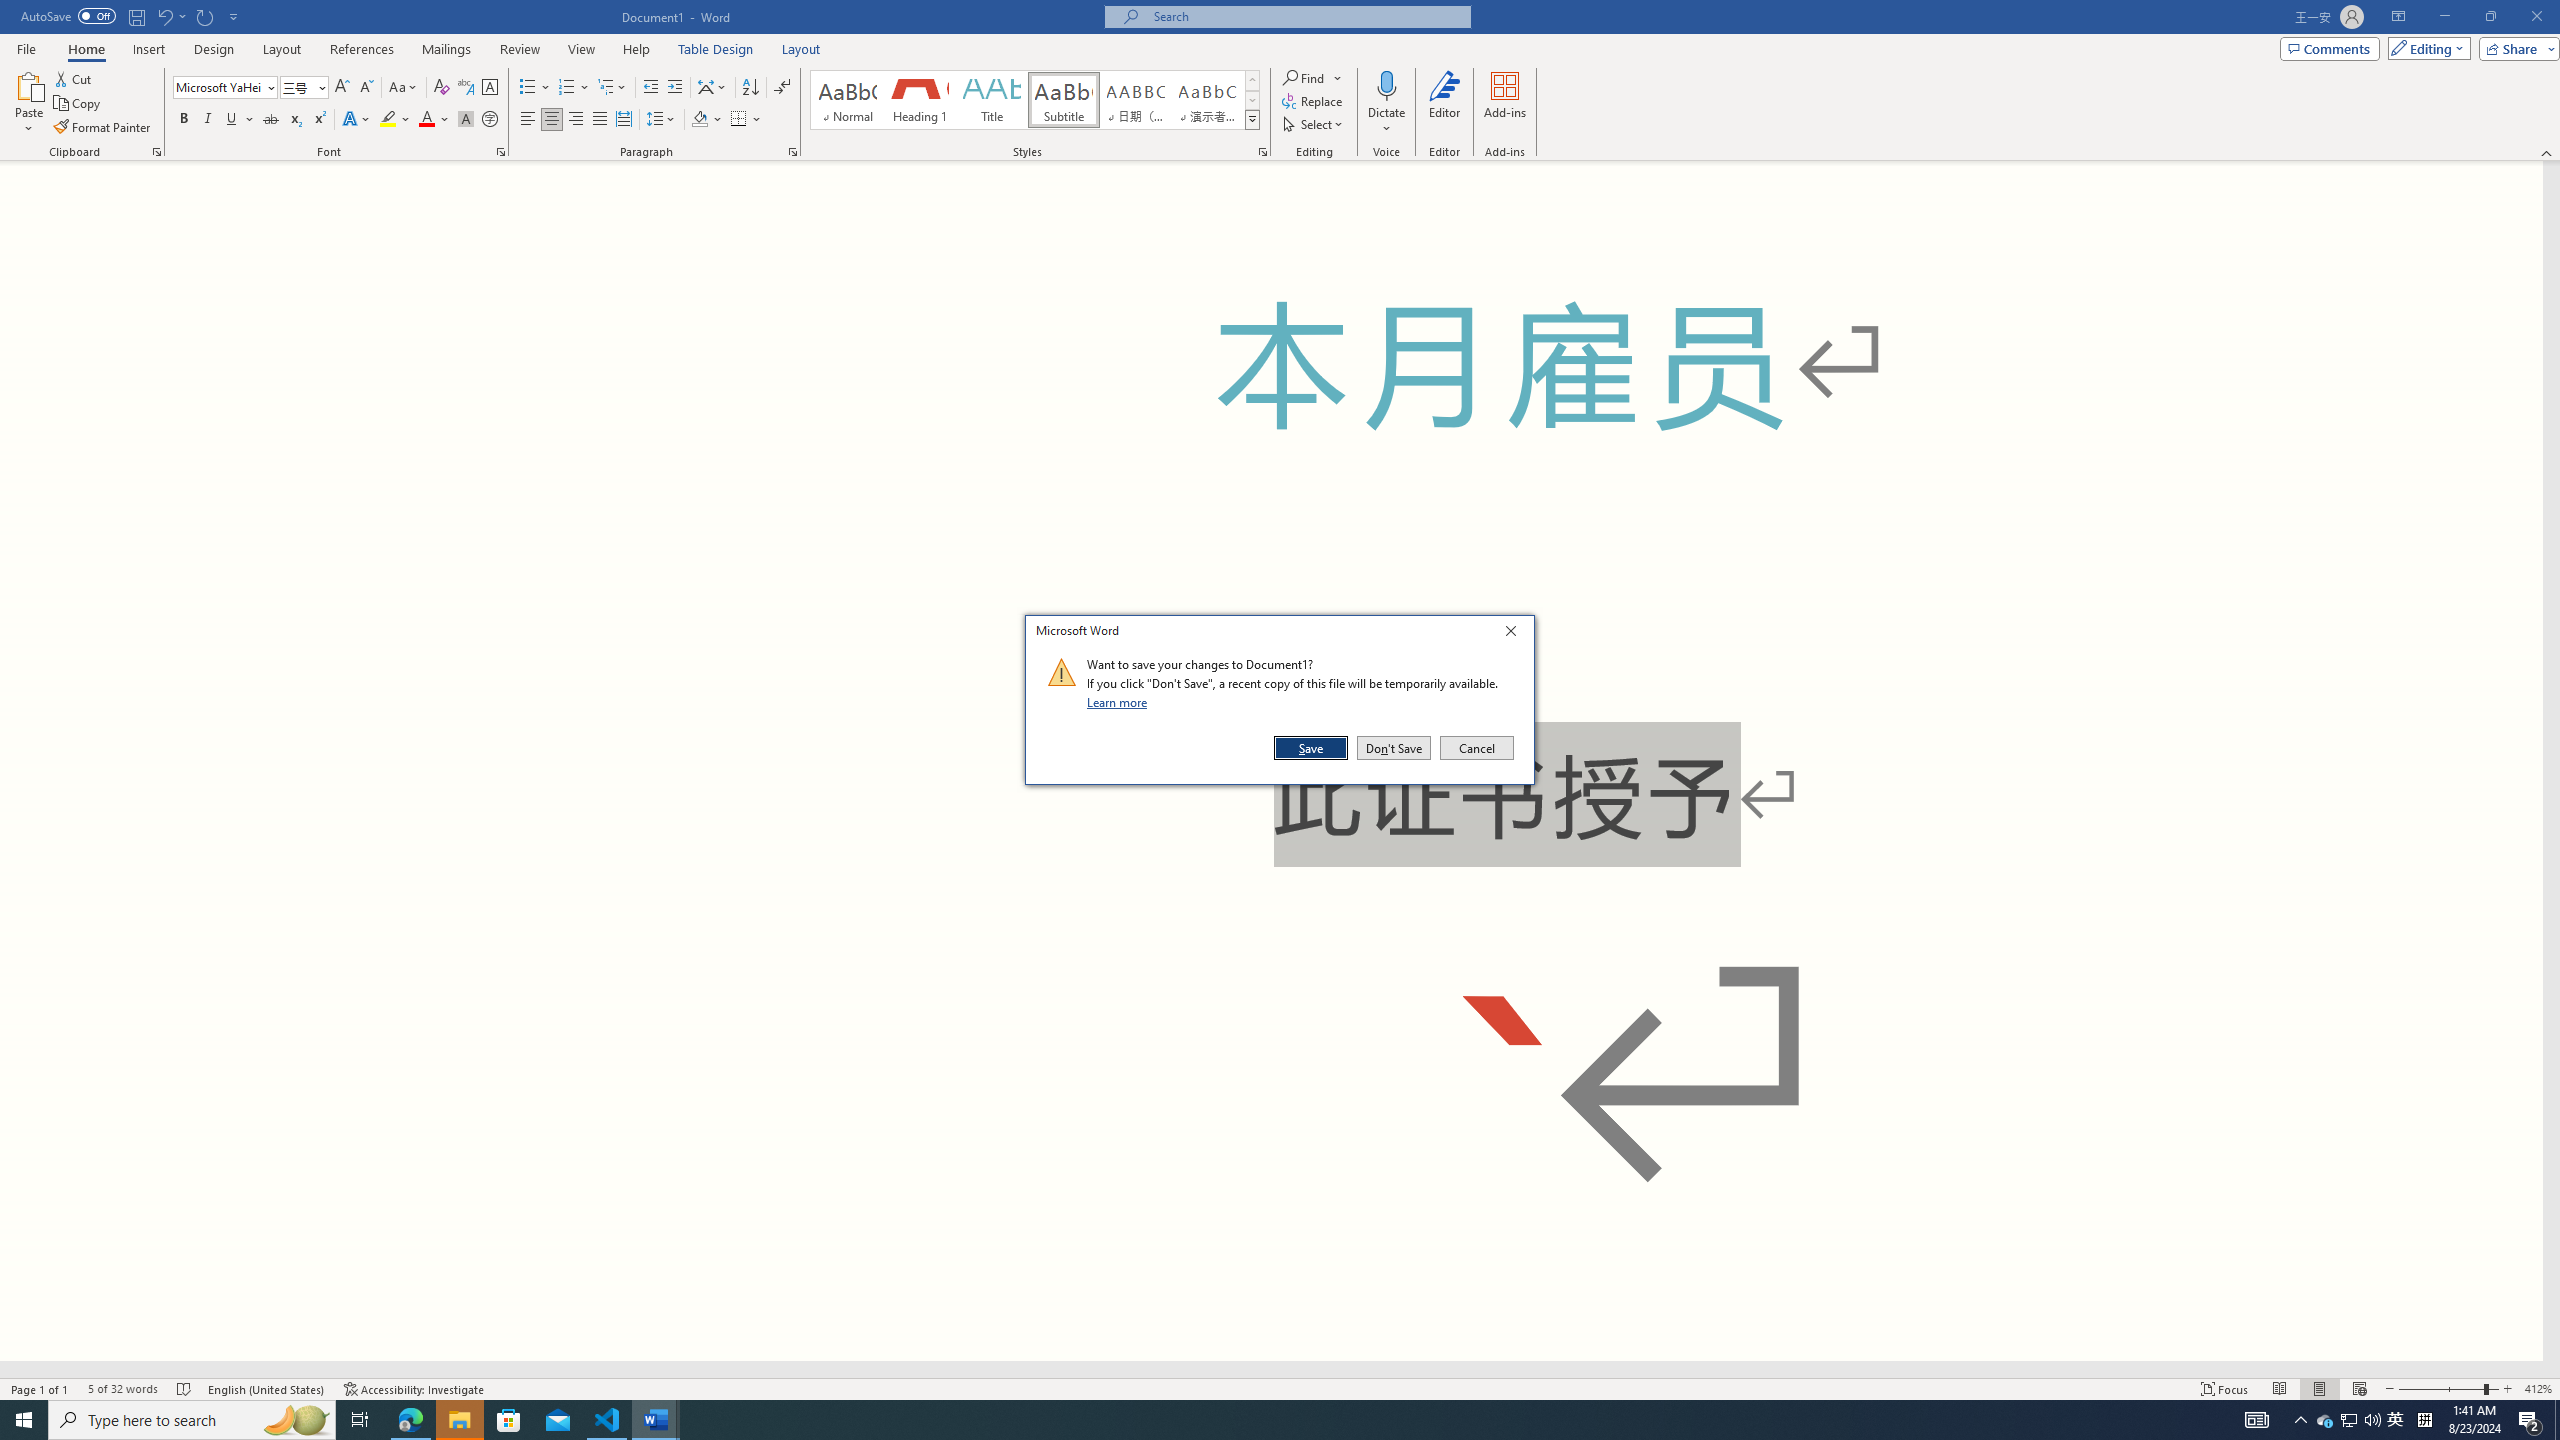  What do you see at coordinates (575, 118) in the screenshot?
I see `'Align Right'` at bounding box center [575, 118].